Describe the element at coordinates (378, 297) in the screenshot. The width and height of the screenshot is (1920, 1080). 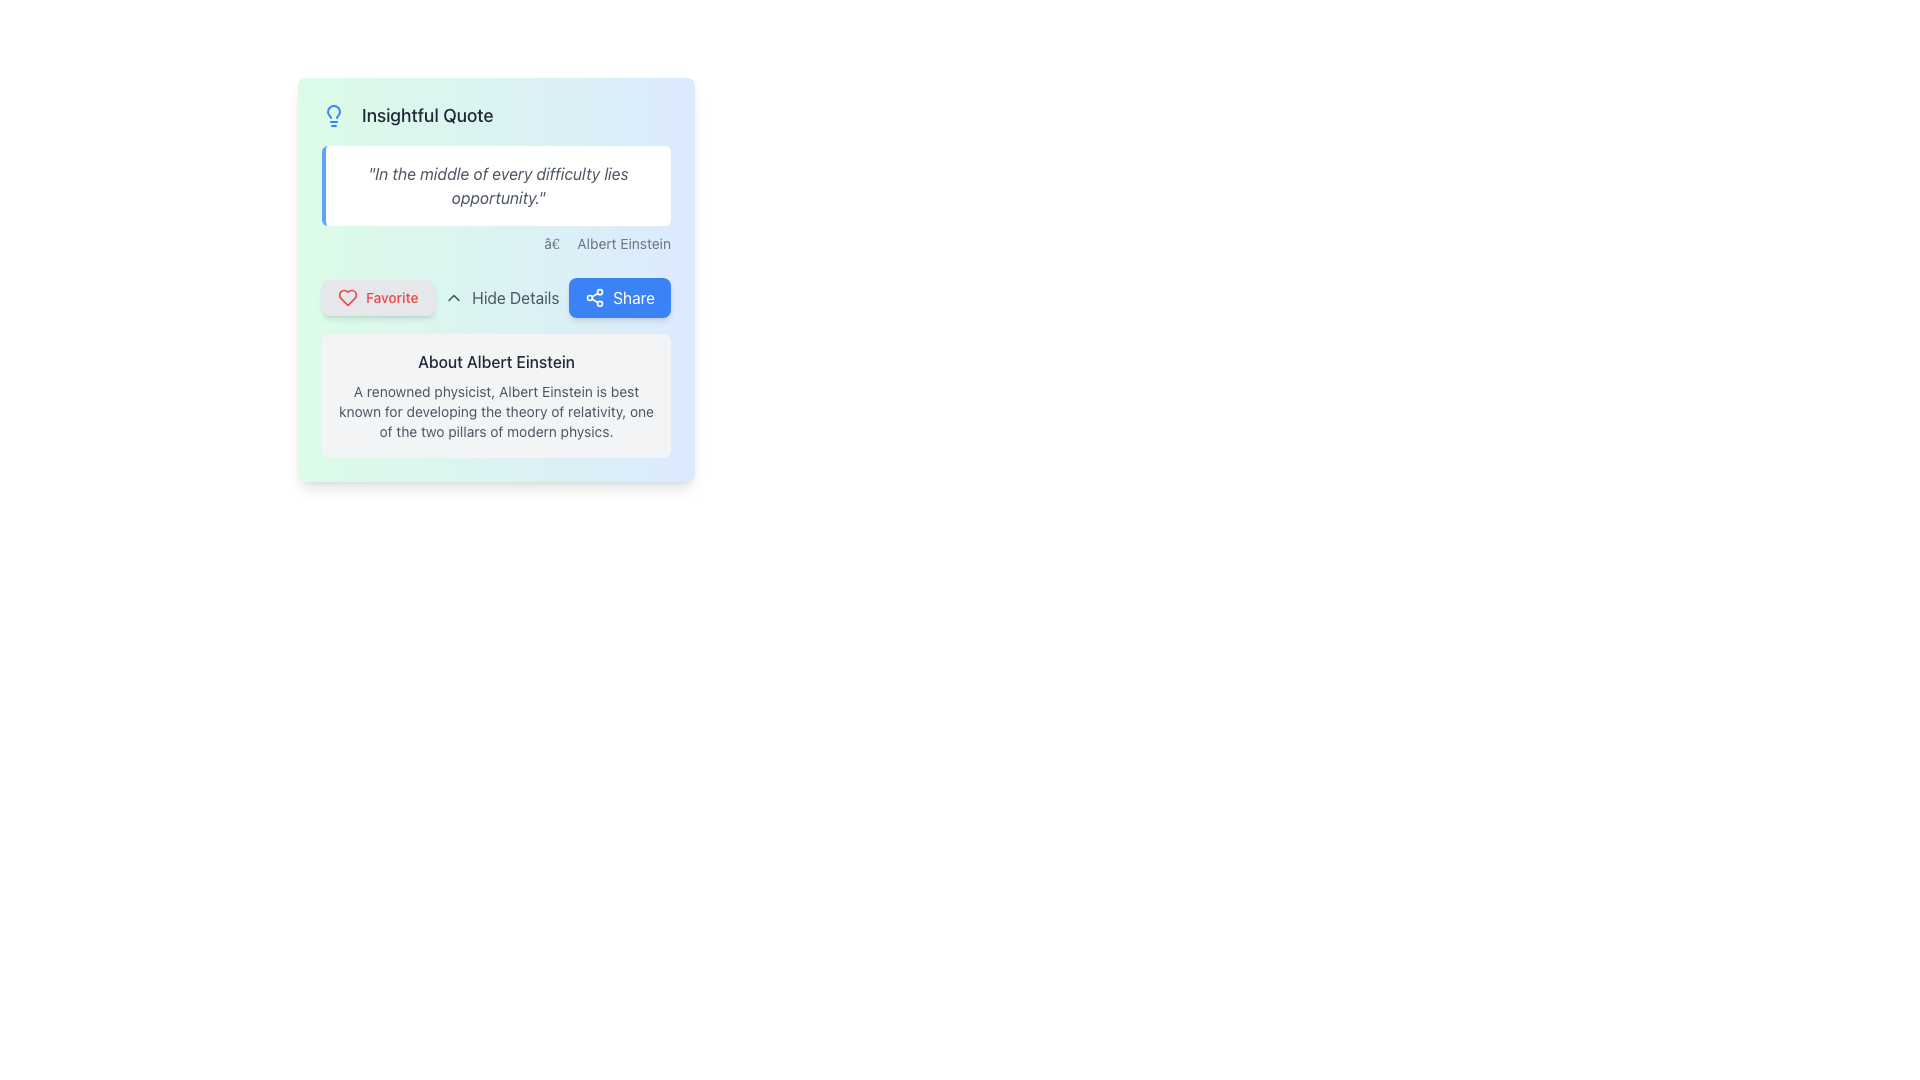
I see `the 'Favorite' button, which is a rounded rectangular button with a light gray background and red text, featuring a heart-shaped icon on the left` at that location.